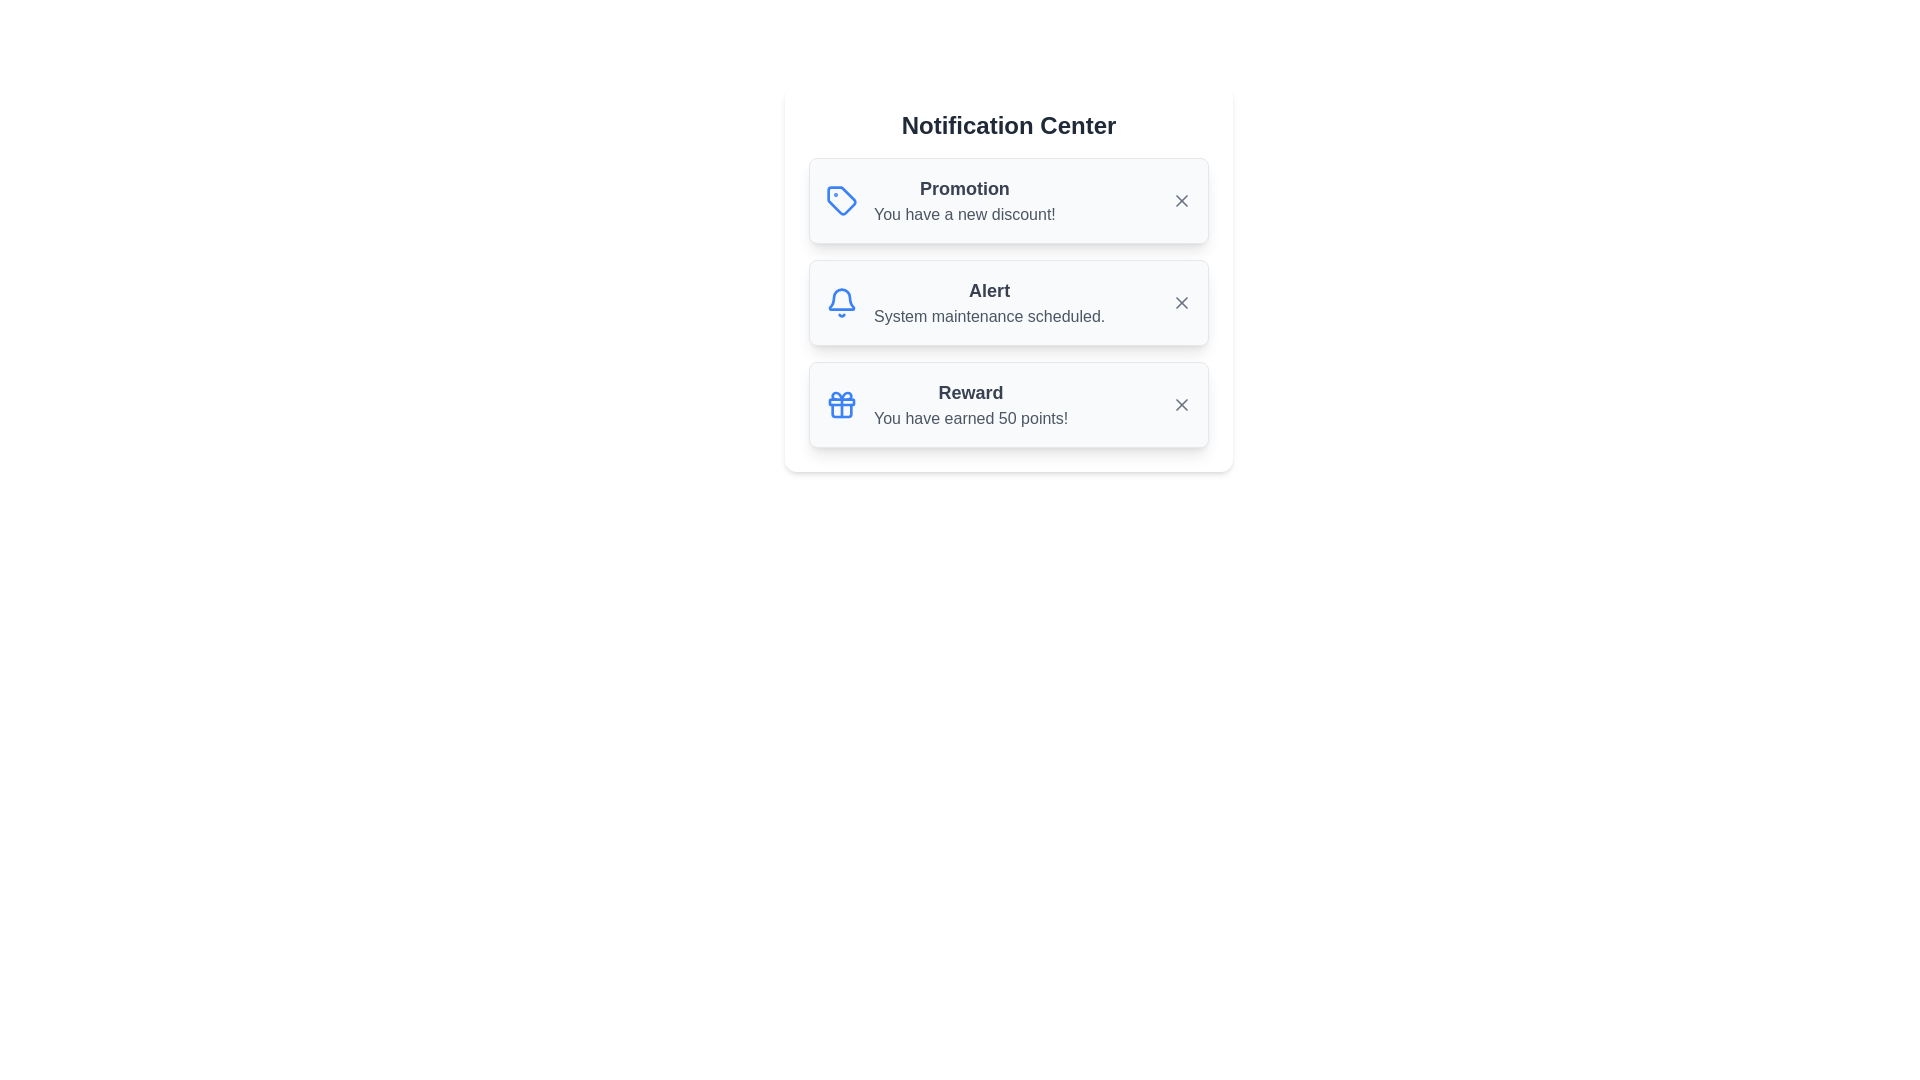 Image resolution: width=1920 pixels, height=1080 pixels. I want to click on the Close button icon (SVG graphic) located in the top-right corner of the 'Alert' notification item in the notification center panel, so click(1181, 303).